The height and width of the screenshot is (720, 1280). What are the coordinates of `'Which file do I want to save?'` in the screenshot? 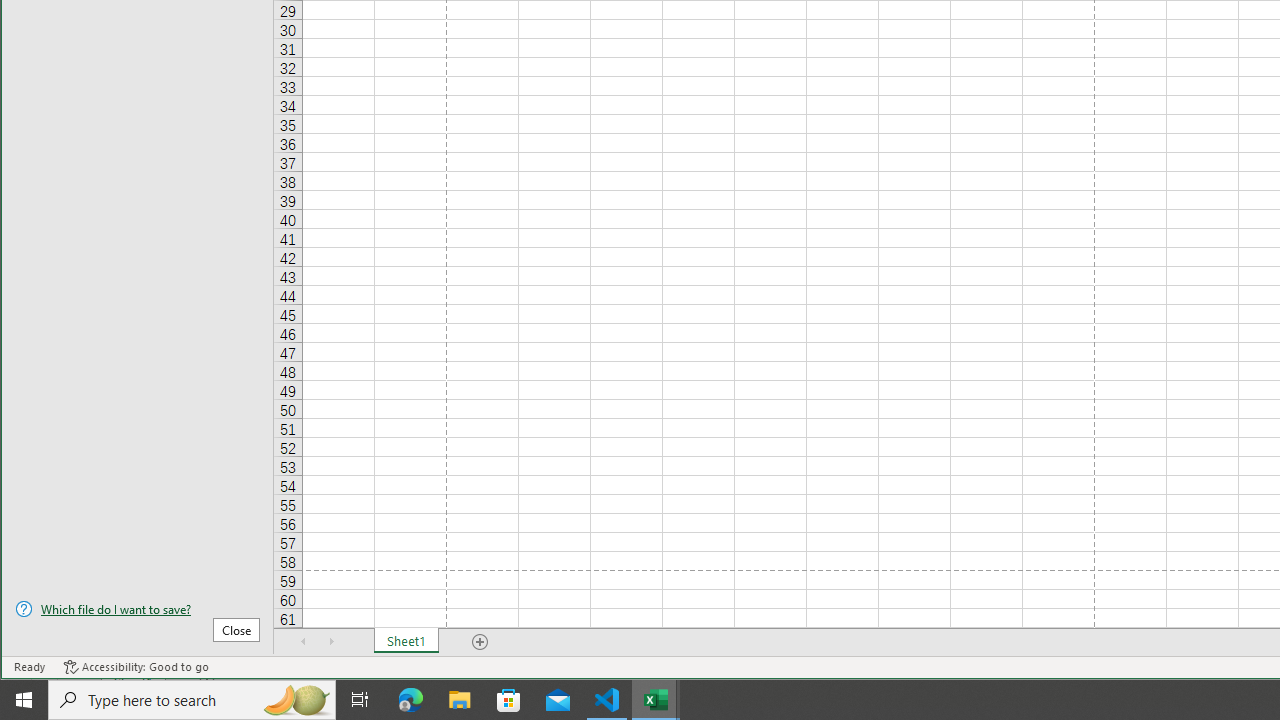 It's located at (136, 608).